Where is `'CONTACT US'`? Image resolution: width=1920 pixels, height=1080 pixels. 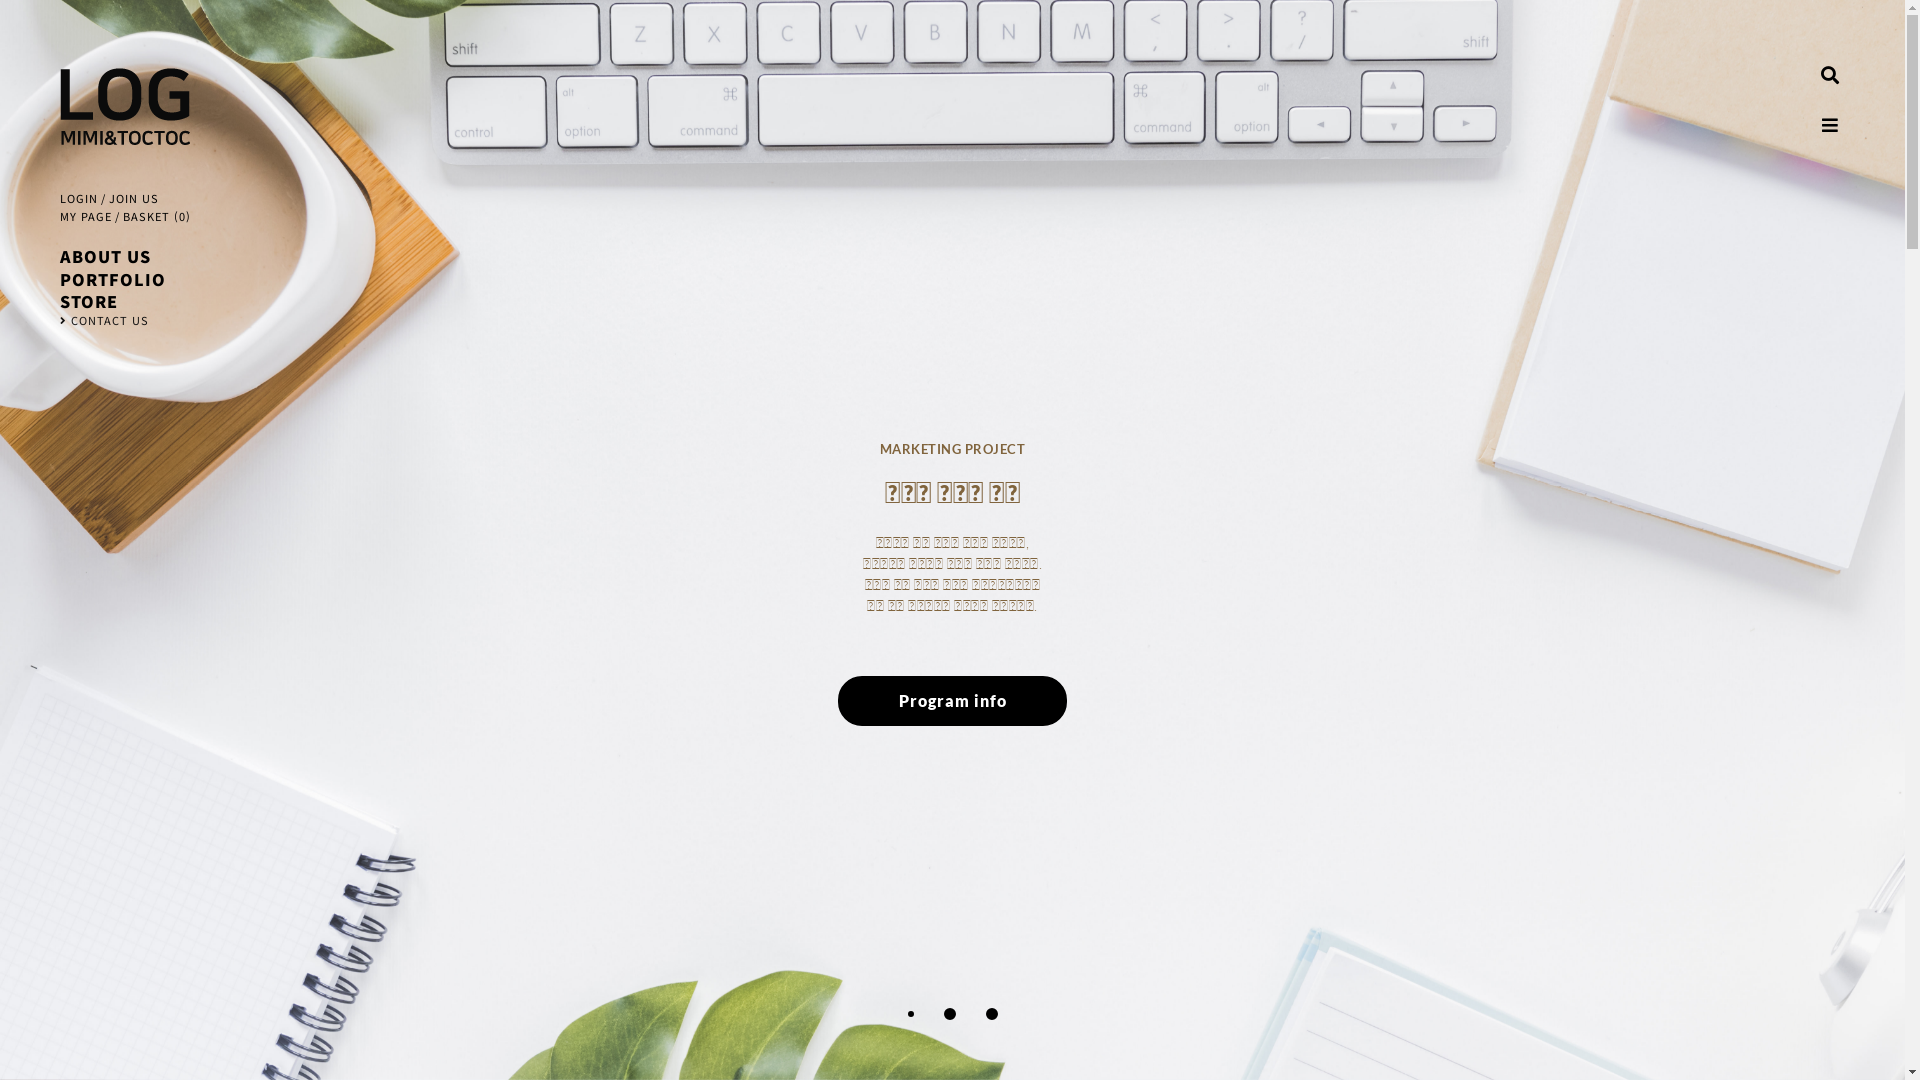 'CONTACT US' is located at coordinates (123, 319).